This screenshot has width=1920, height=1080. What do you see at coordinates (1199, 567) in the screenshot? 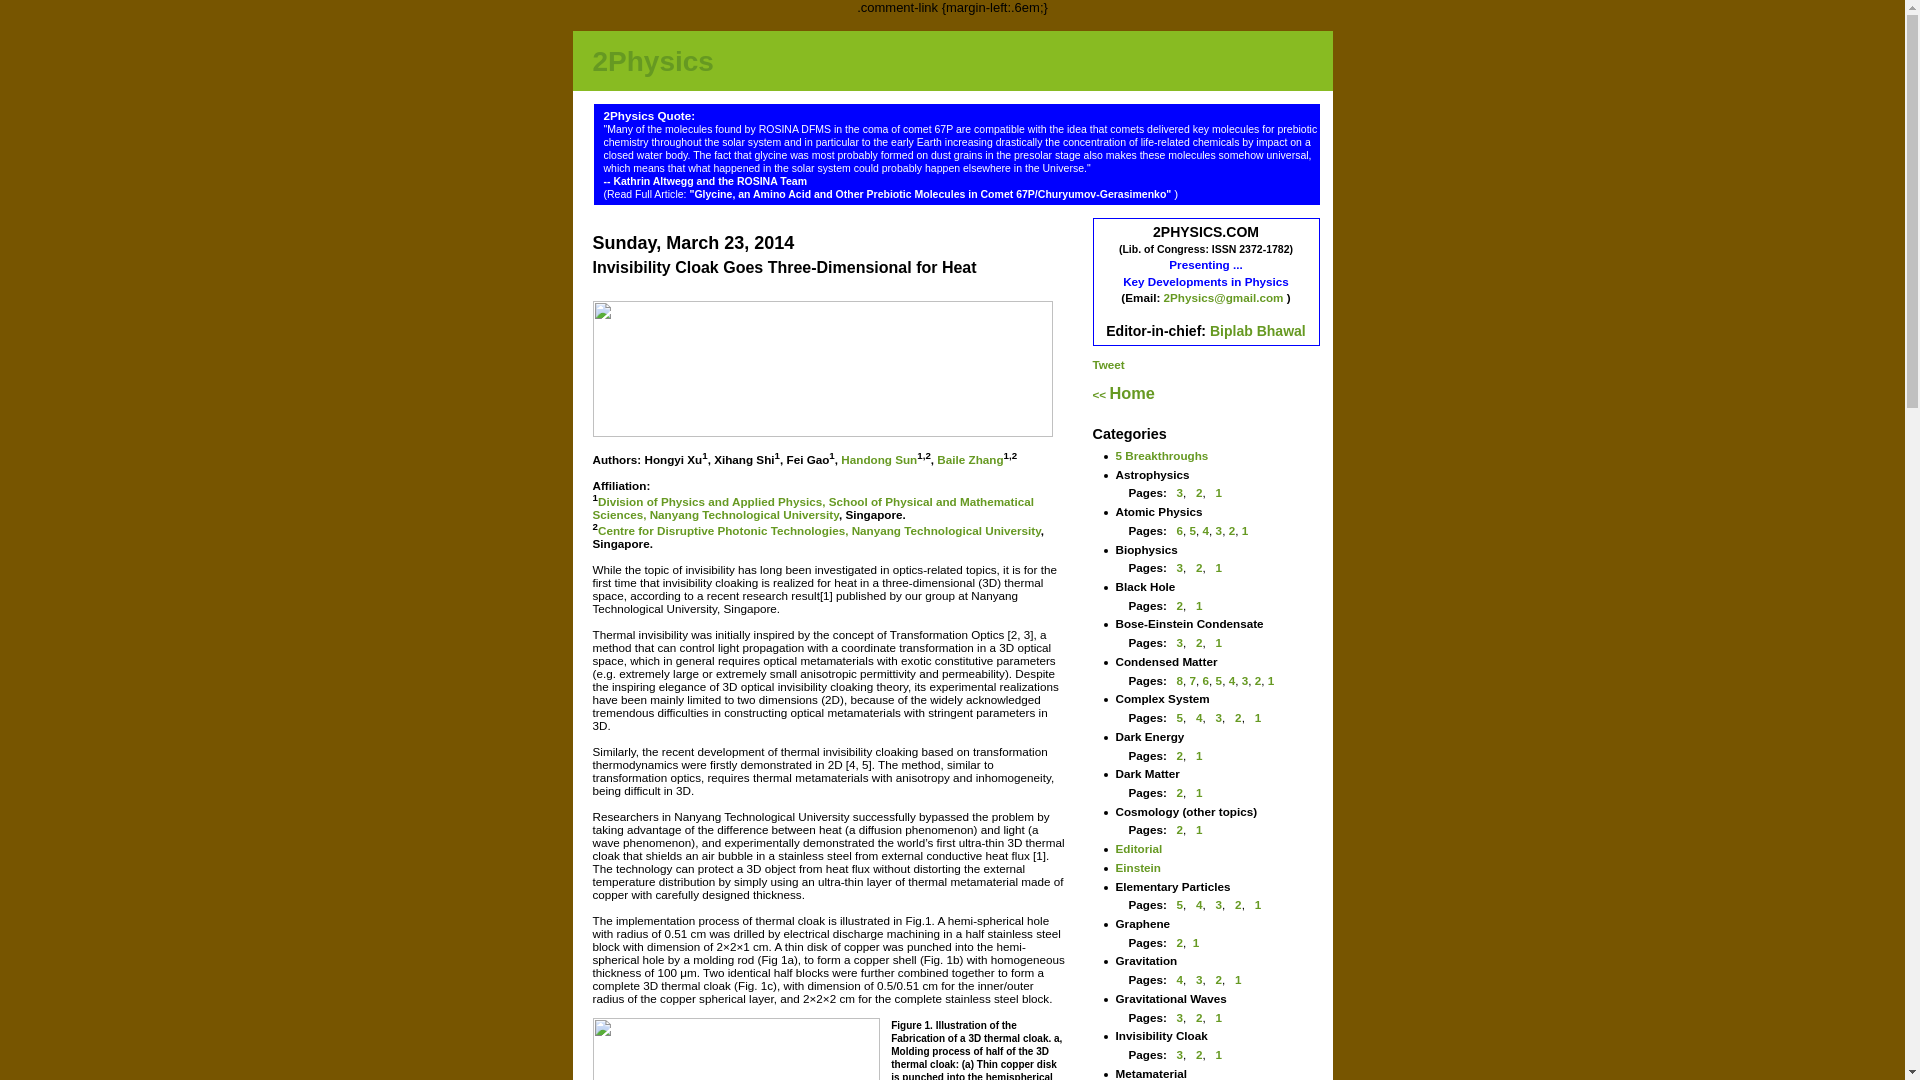
I see `'2'` at bounding box center [1199, 567].